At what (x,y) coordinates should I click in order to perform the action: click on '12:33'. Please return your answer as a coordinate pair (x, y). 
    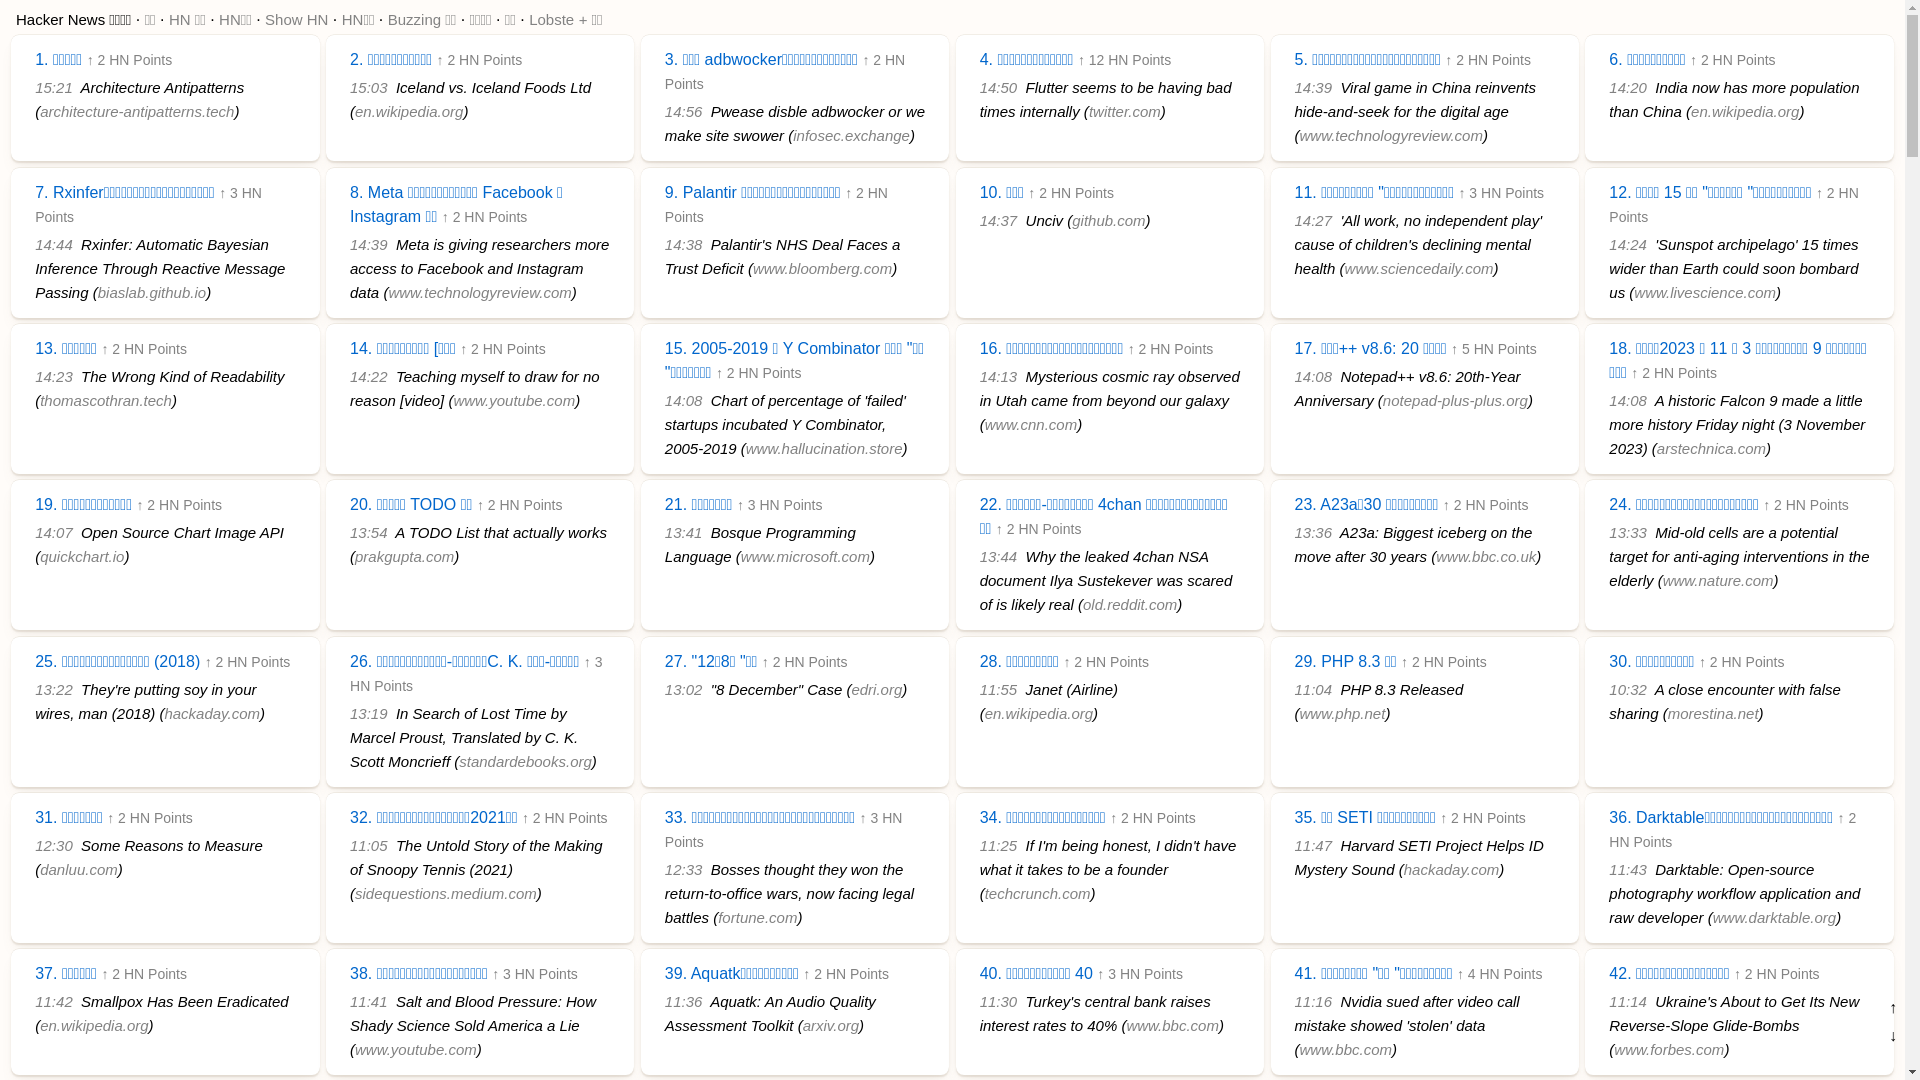
    Looking at the image, I should click on (684, 868).